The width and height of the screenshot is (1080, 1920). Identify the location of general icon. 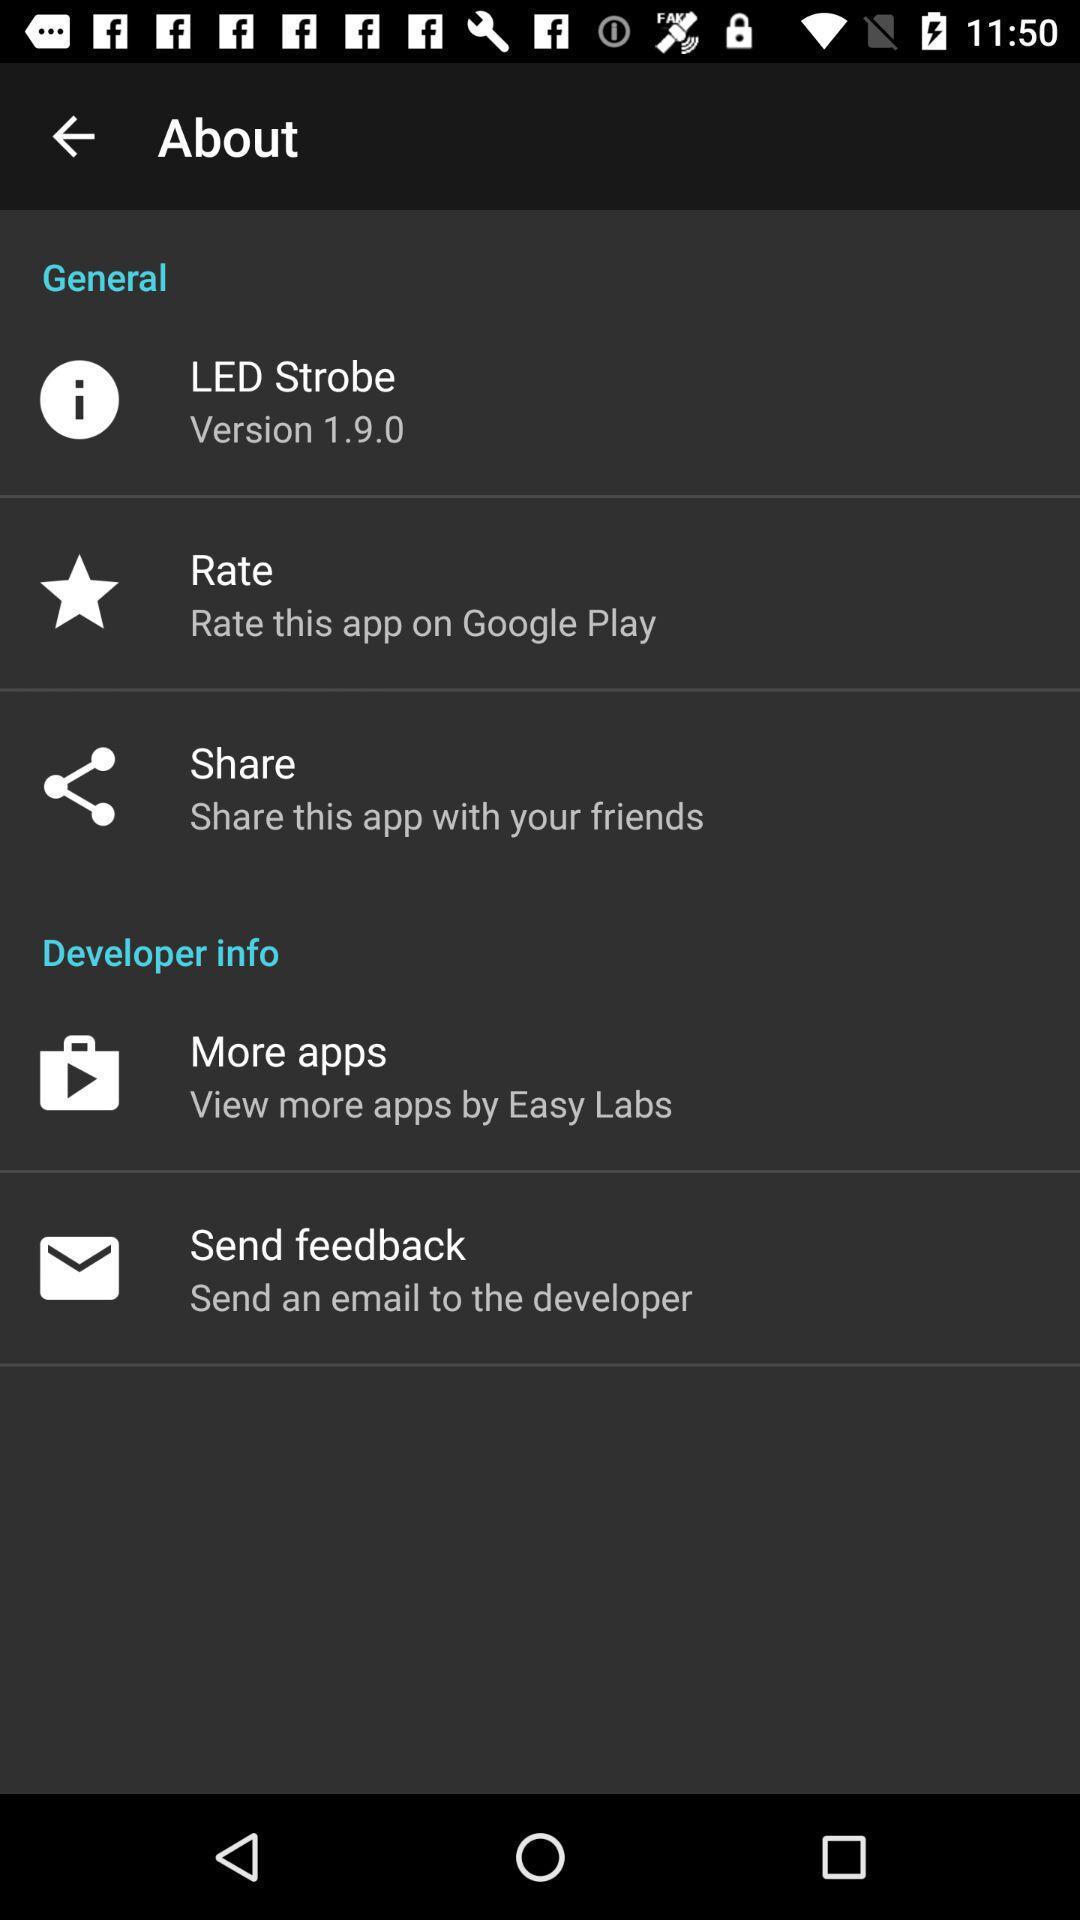
(540, 254).